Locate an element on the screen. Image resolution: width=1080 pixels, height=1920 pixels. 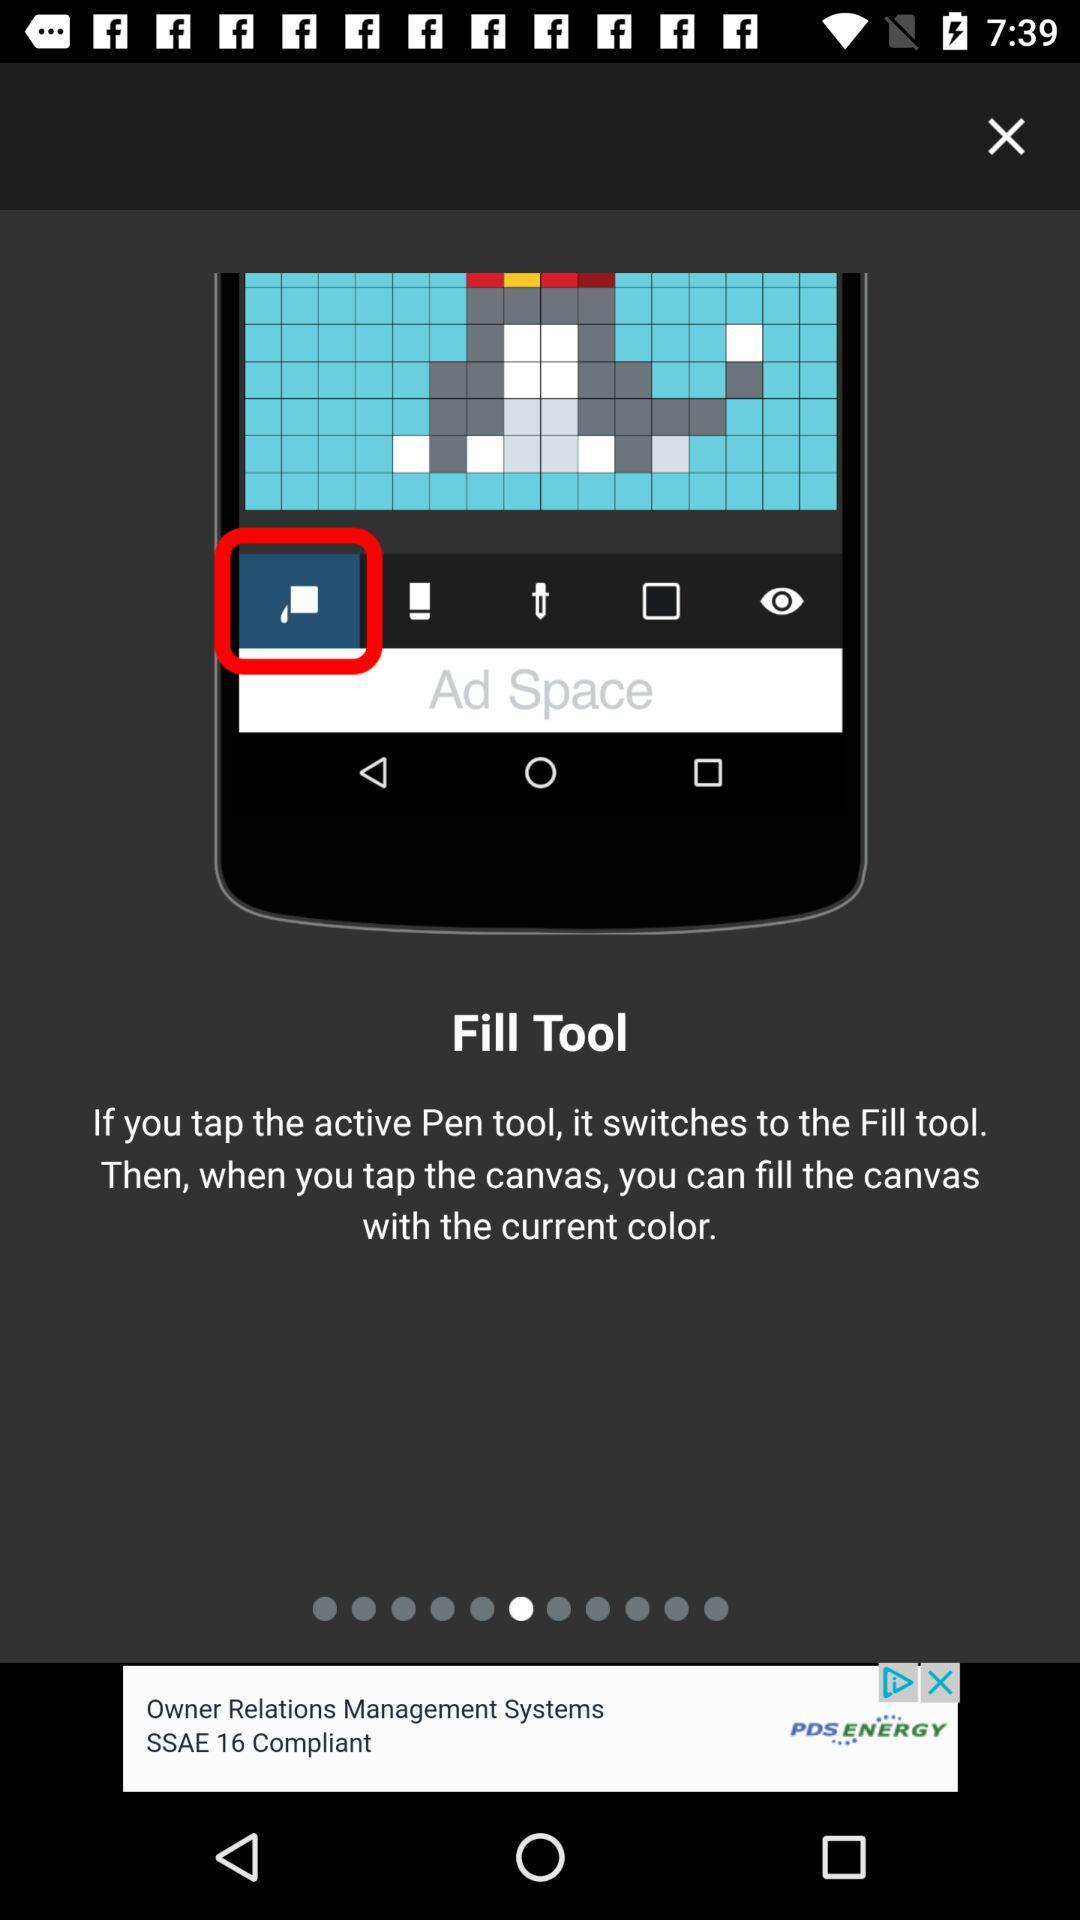
link in advertisement is located at coordinates (540, 1727).